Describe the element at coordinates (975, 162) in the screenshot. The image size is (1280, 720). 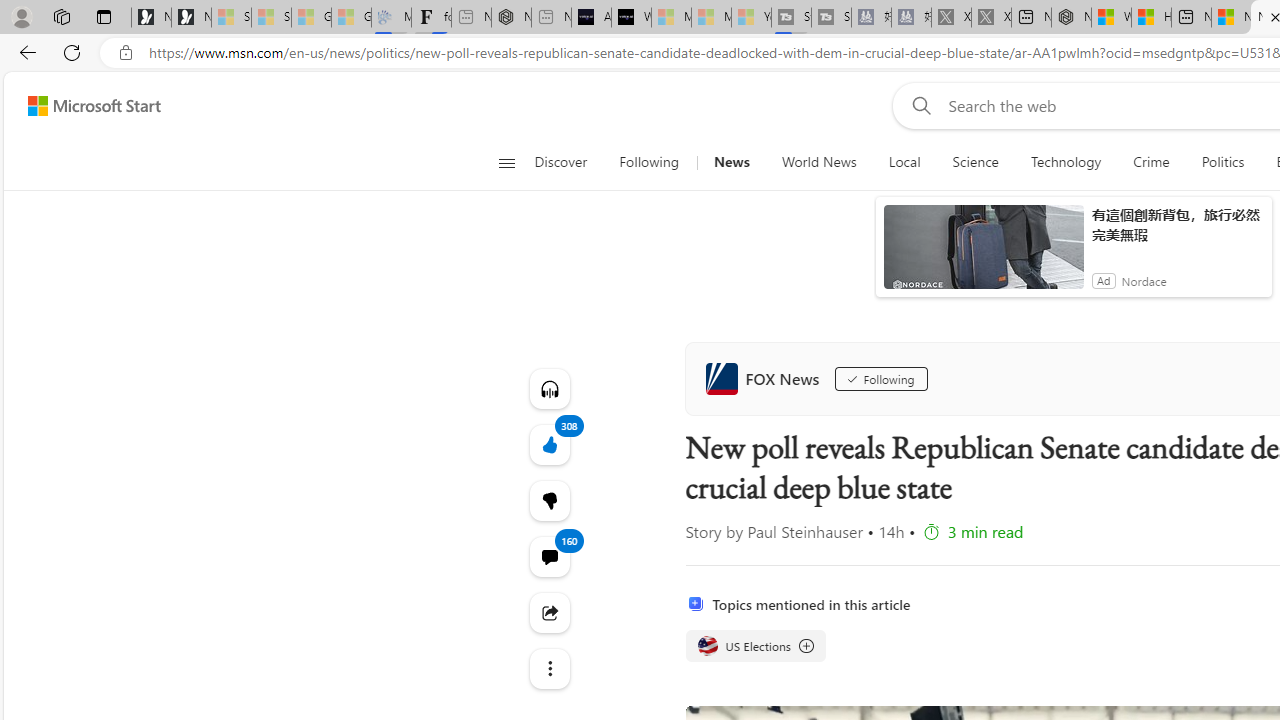
I see `'Science'` at that location.